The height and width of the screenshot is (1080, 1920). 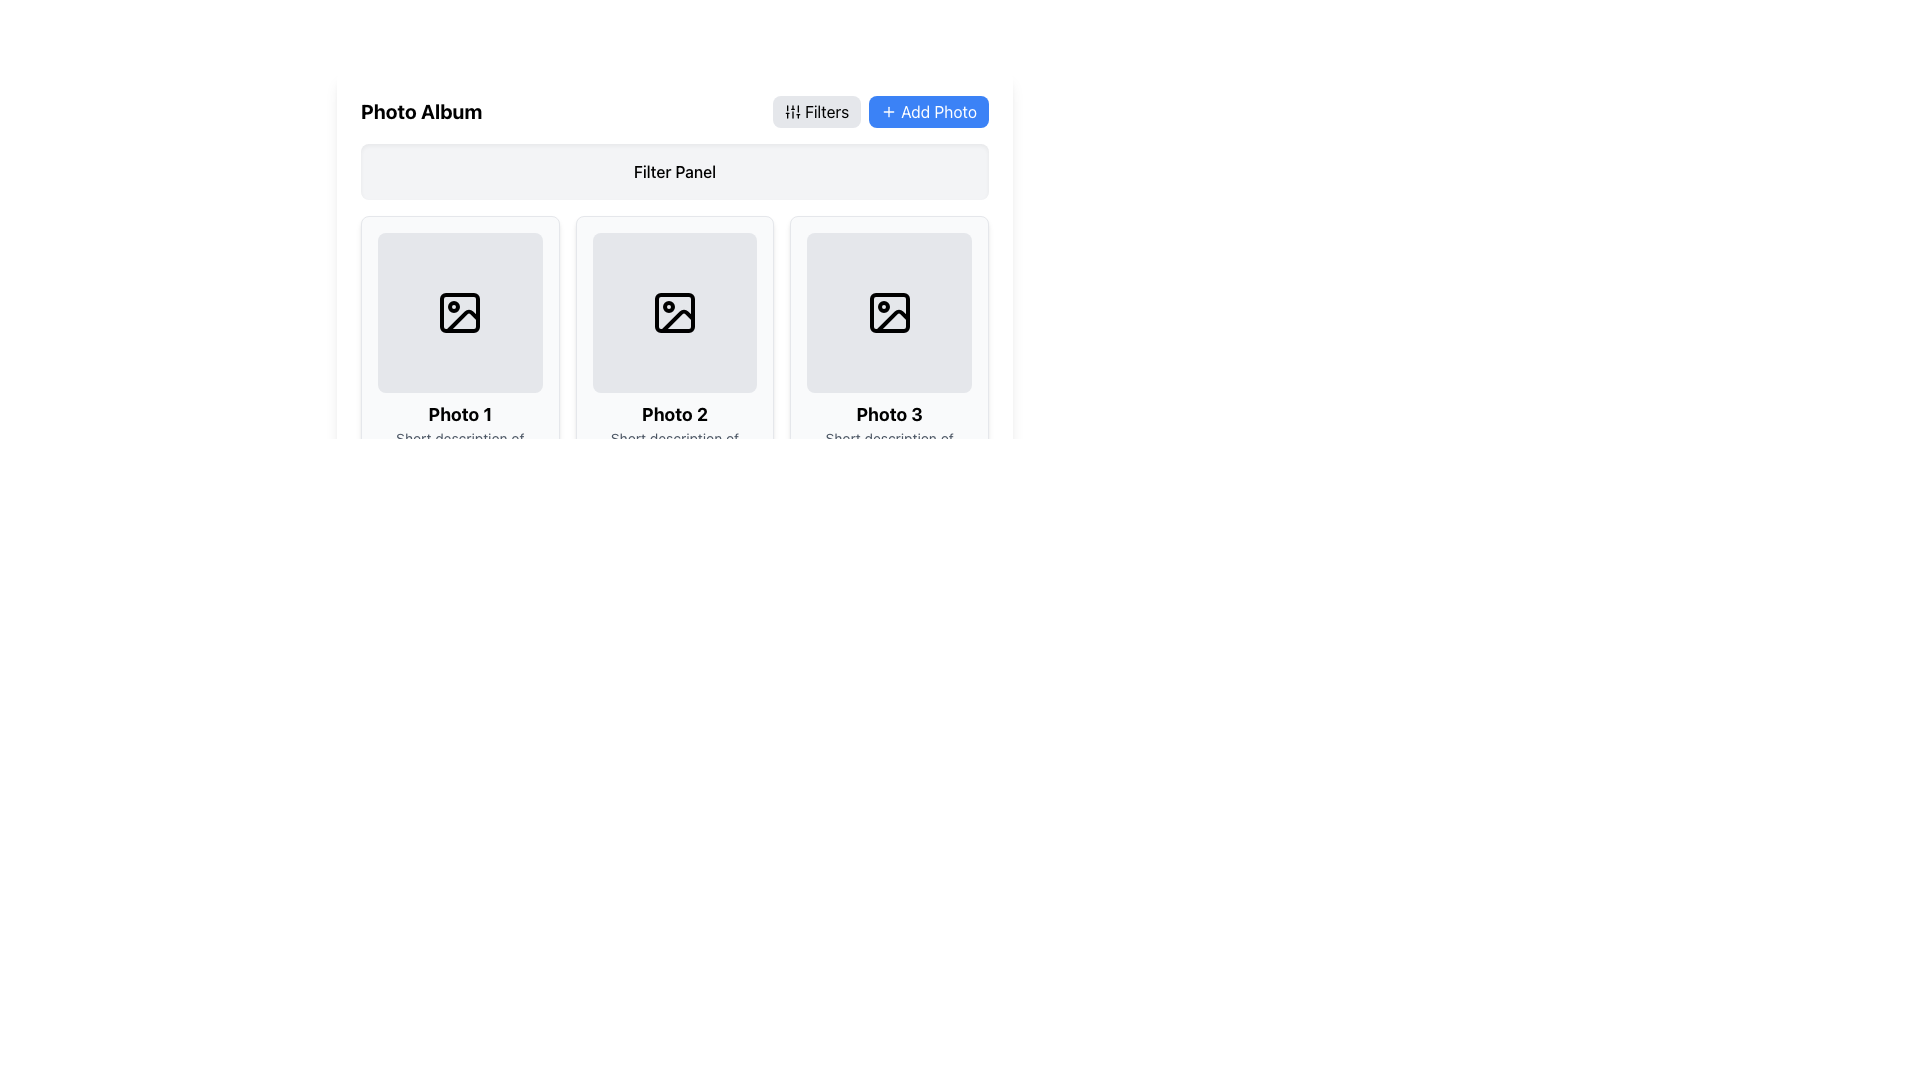 What do you see at coordinates (675, 171) in the screenshot?
I see `the 'Filter Panel' static text element which is a rectangular panel with rounded corners, light gray background, and bold centered text` at bounding box center [675, 171].